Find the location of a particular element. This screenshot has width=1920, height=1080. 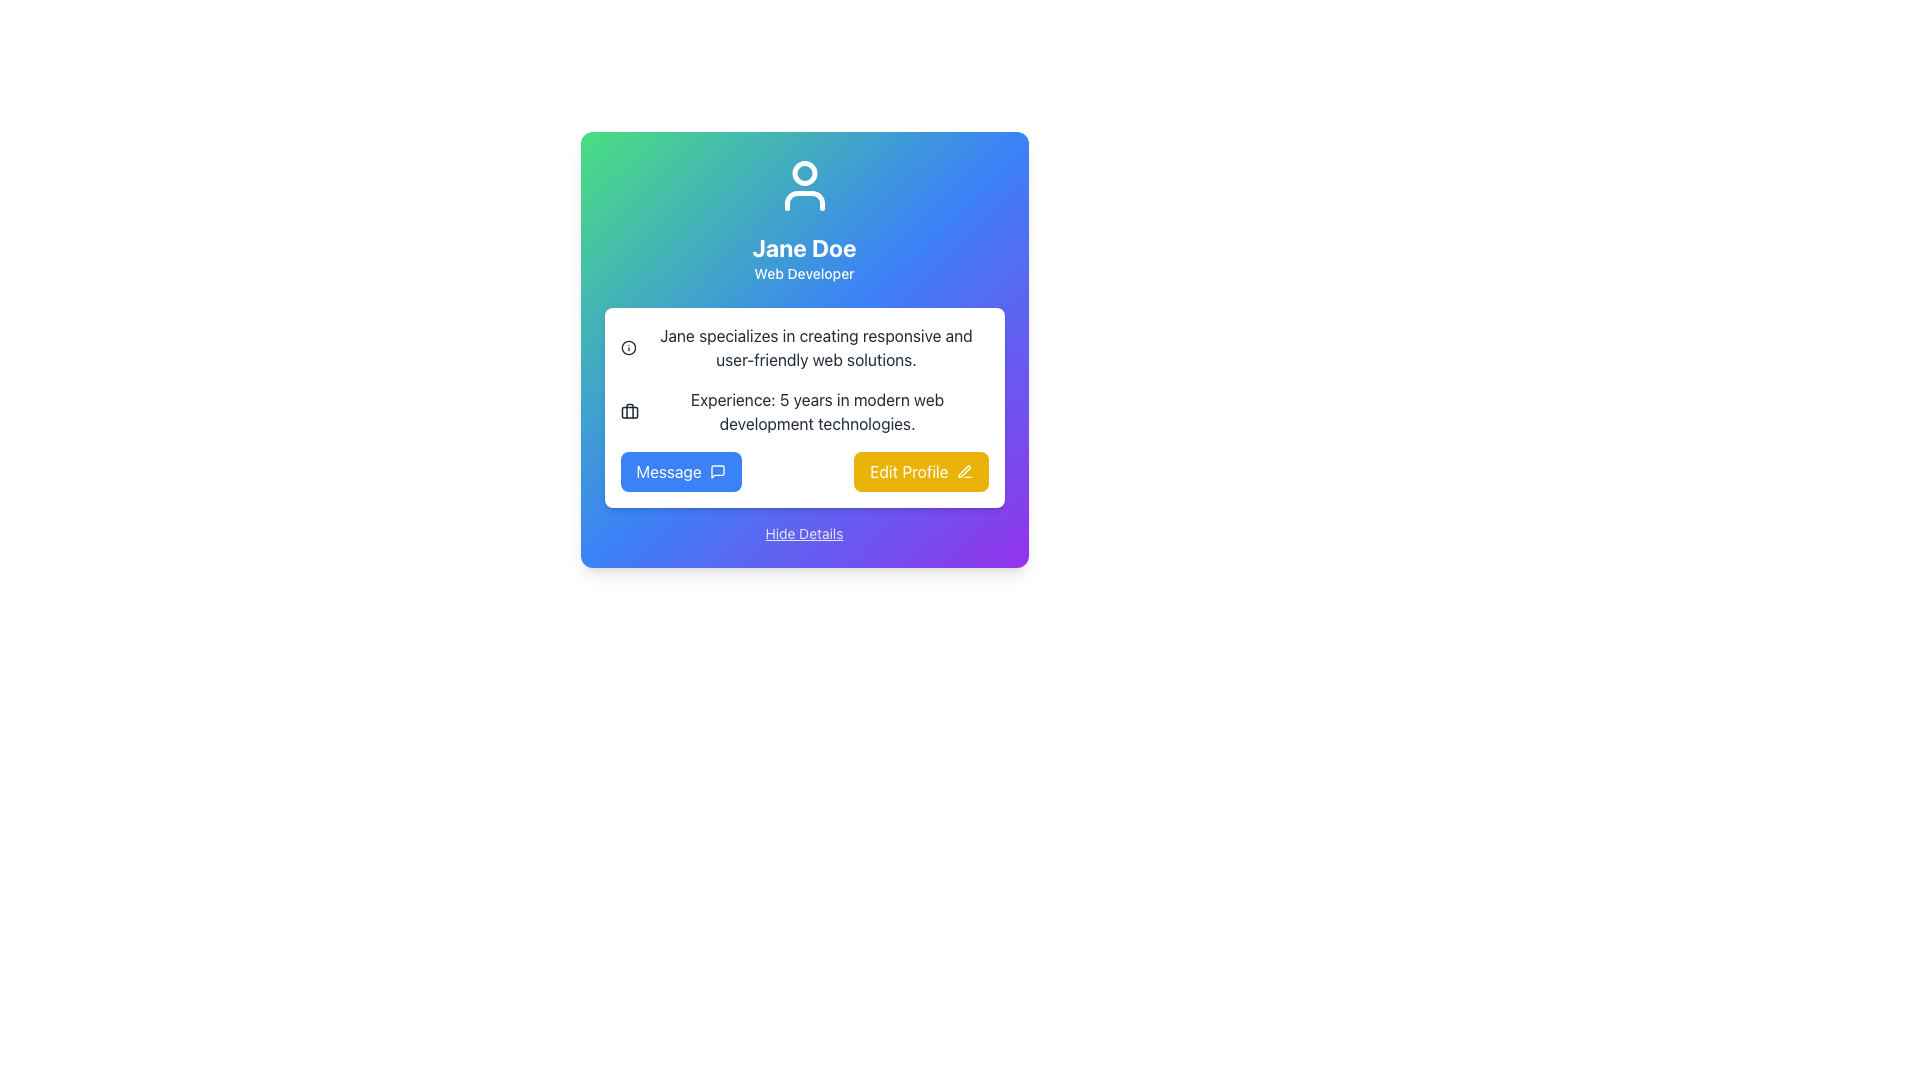

the message bubble icon is located at coordinates (717, 471).